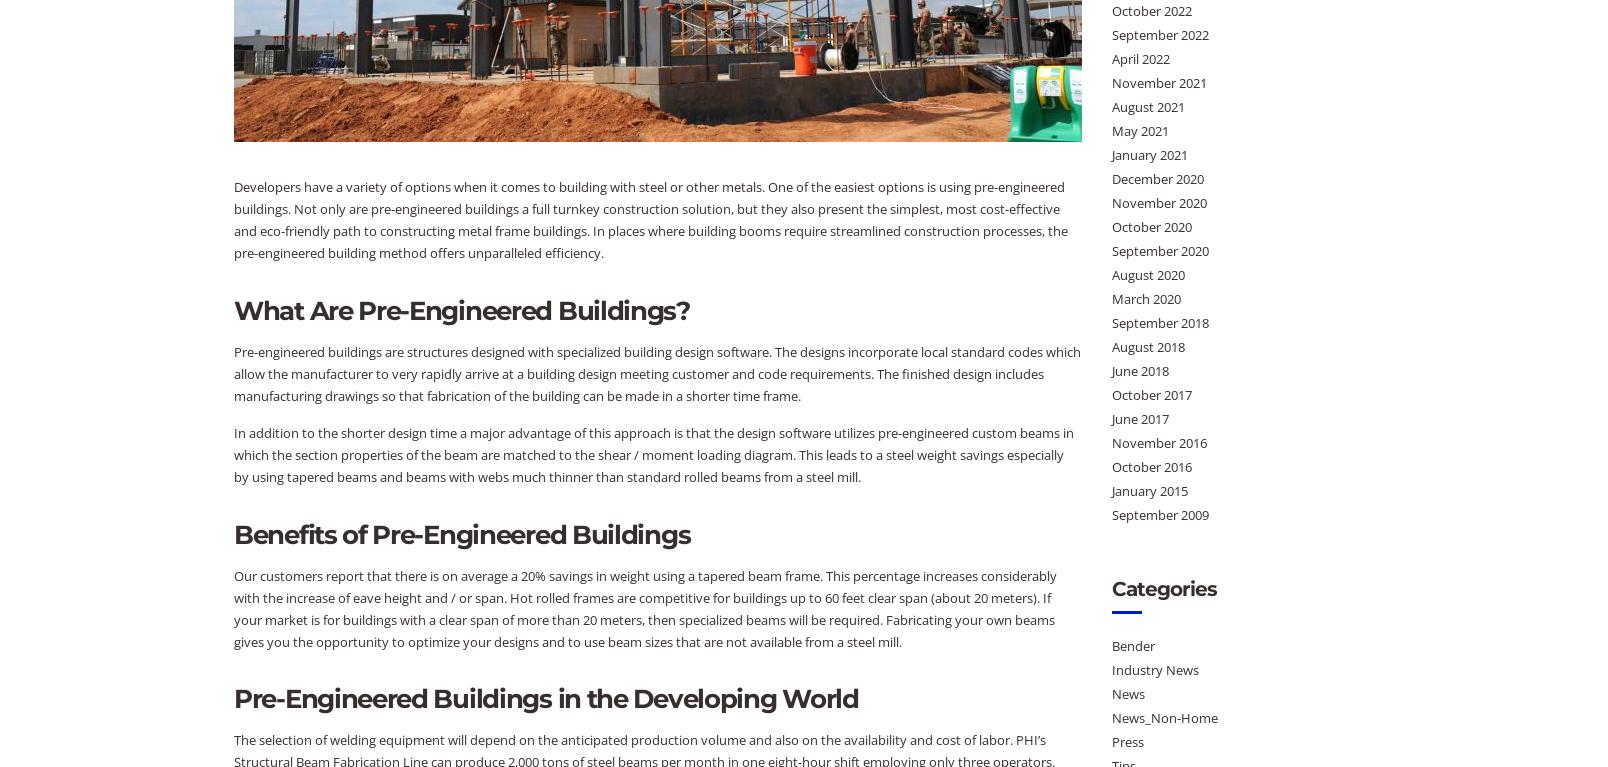 The image size is (1608, 767). Describe the element at coordinates (1149, 153) in the screenshot. I see `'January 2021'` at that location.